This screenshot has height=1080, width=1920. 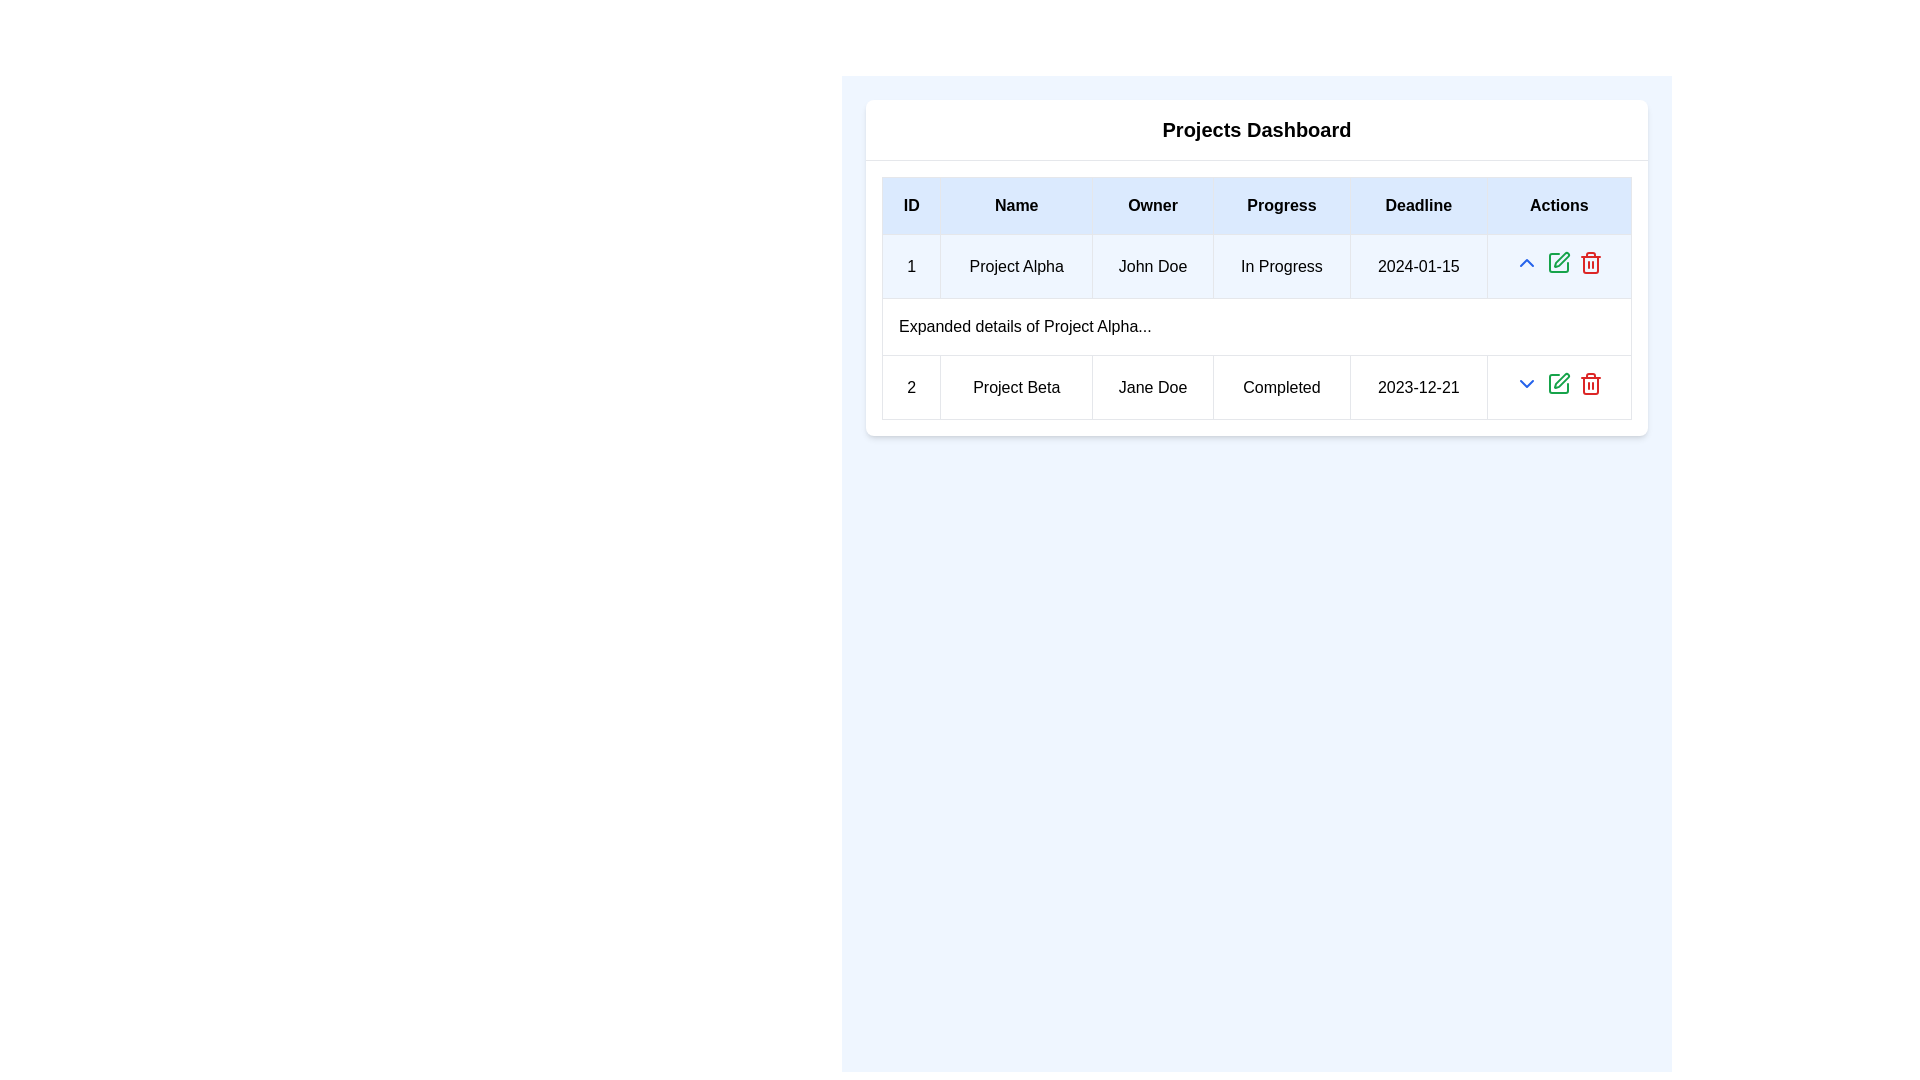 What do you see at coordinates (1153, 387) in the screenshot?
I see `the static text label showing the owner's name in the second row of the 'Projects Dashboard' table, located under the 'Owner' column` at bounding box center [1153, 387].